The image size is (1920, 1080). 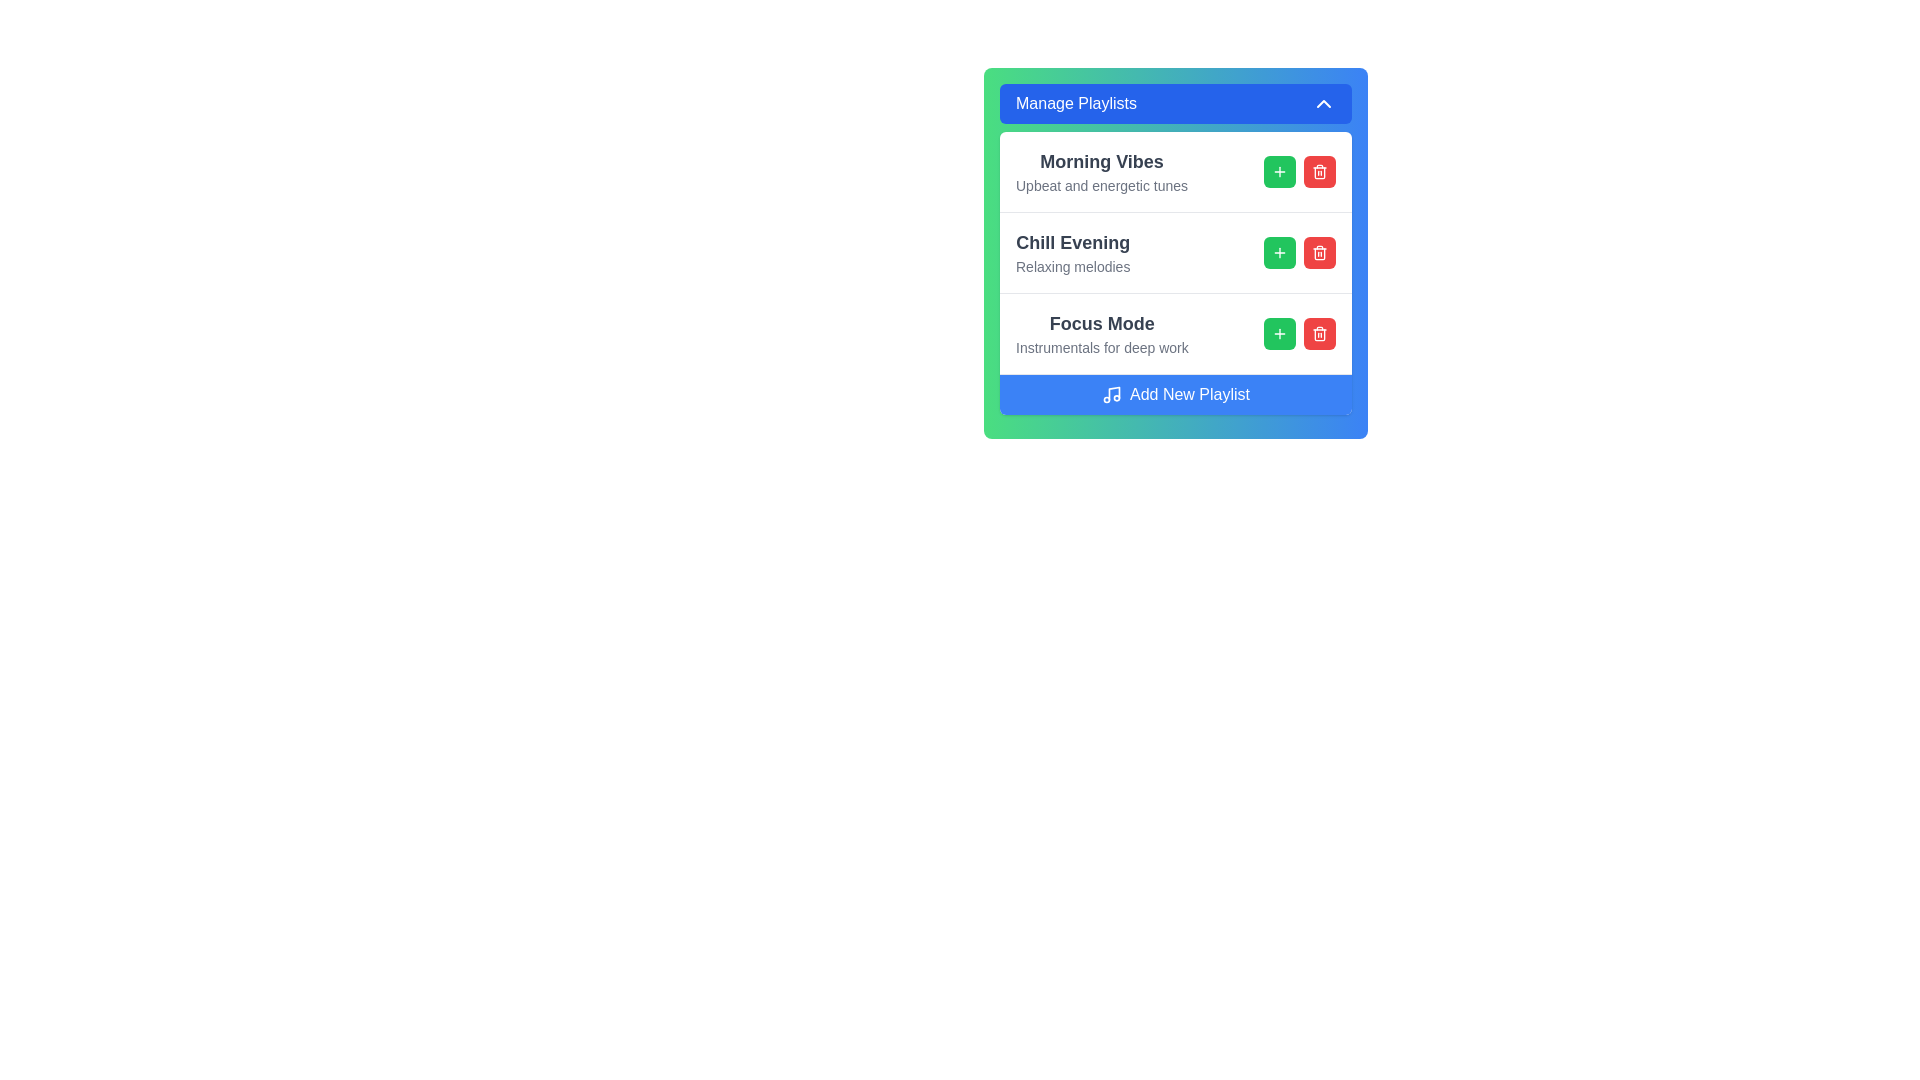 What do you see at coordinates (1280, 171) in the screenshot?
I see `the small green button with a white plus sign located in the 'Morning Vibes' row` at bounding box center [1280, 171].